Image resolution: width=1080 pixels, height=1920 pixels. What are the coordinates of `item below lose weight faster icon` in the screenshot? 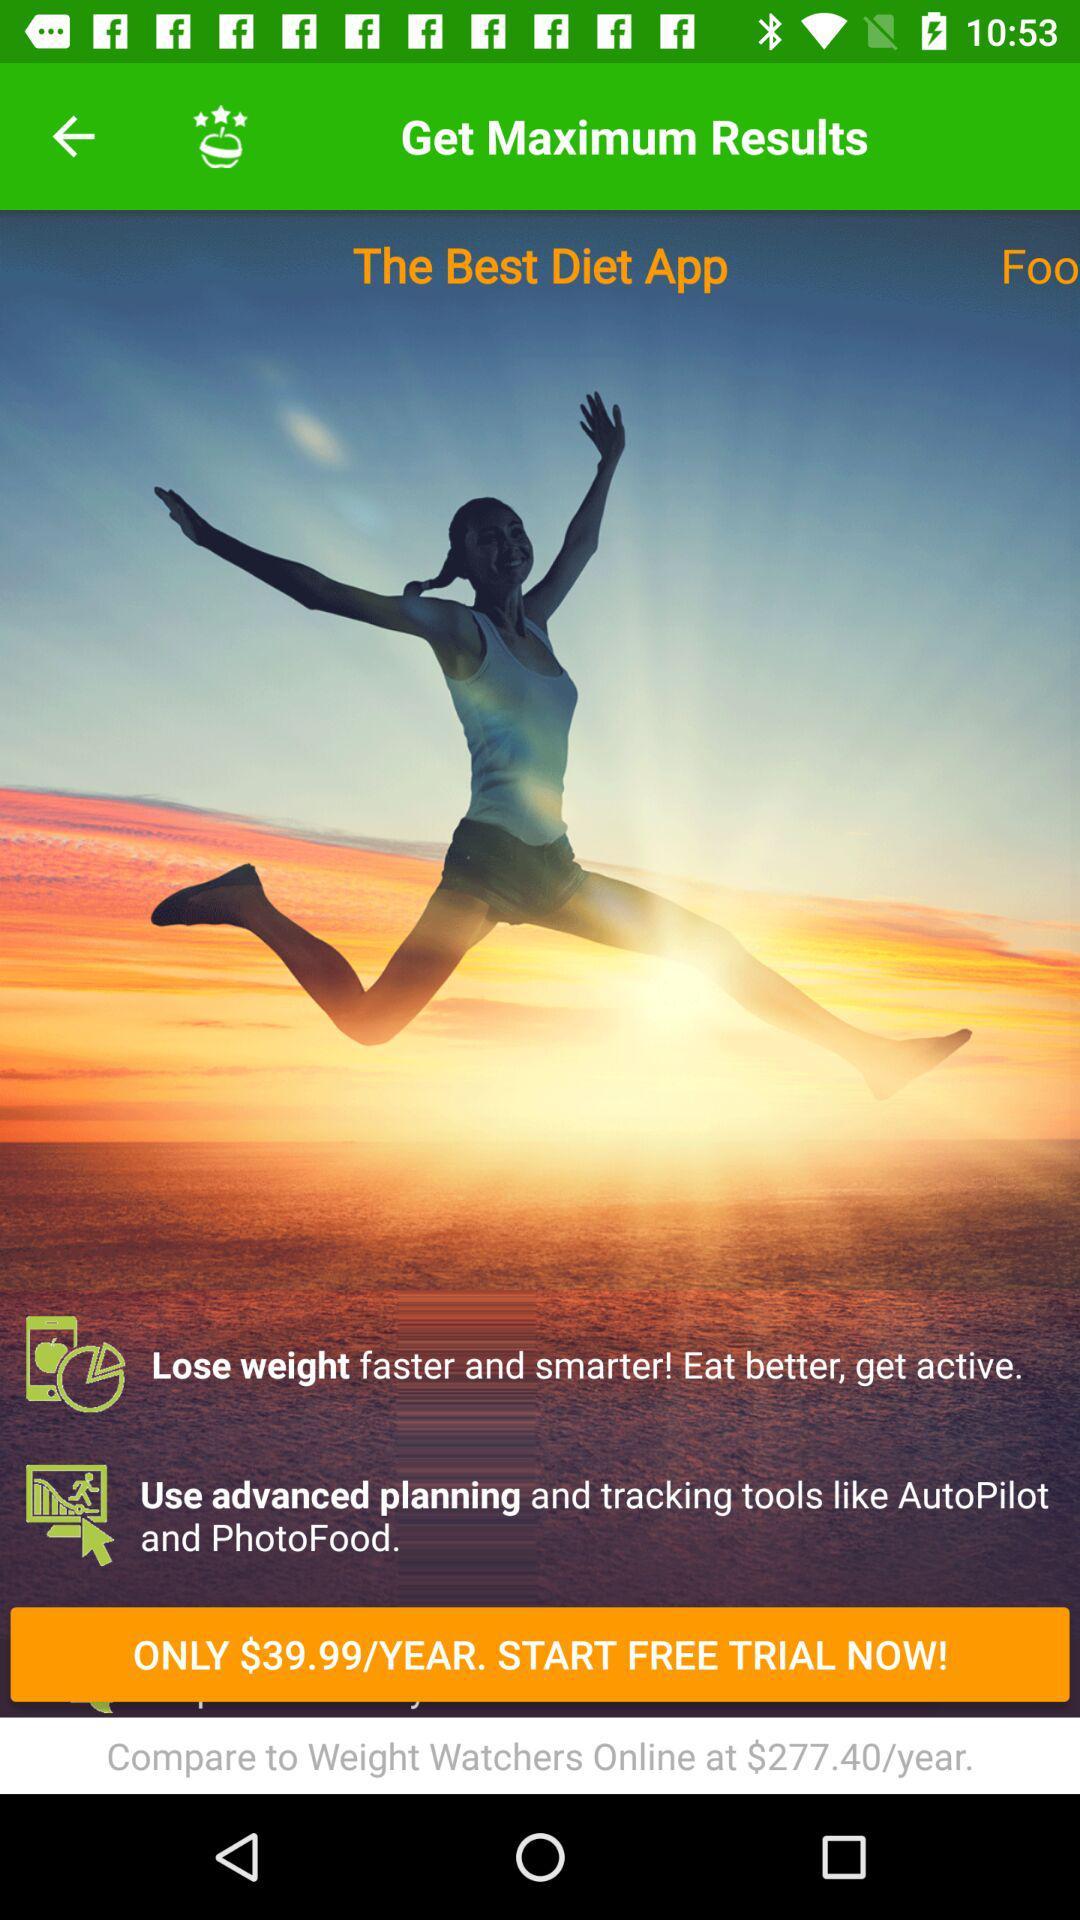 It's located at (540, 1515).